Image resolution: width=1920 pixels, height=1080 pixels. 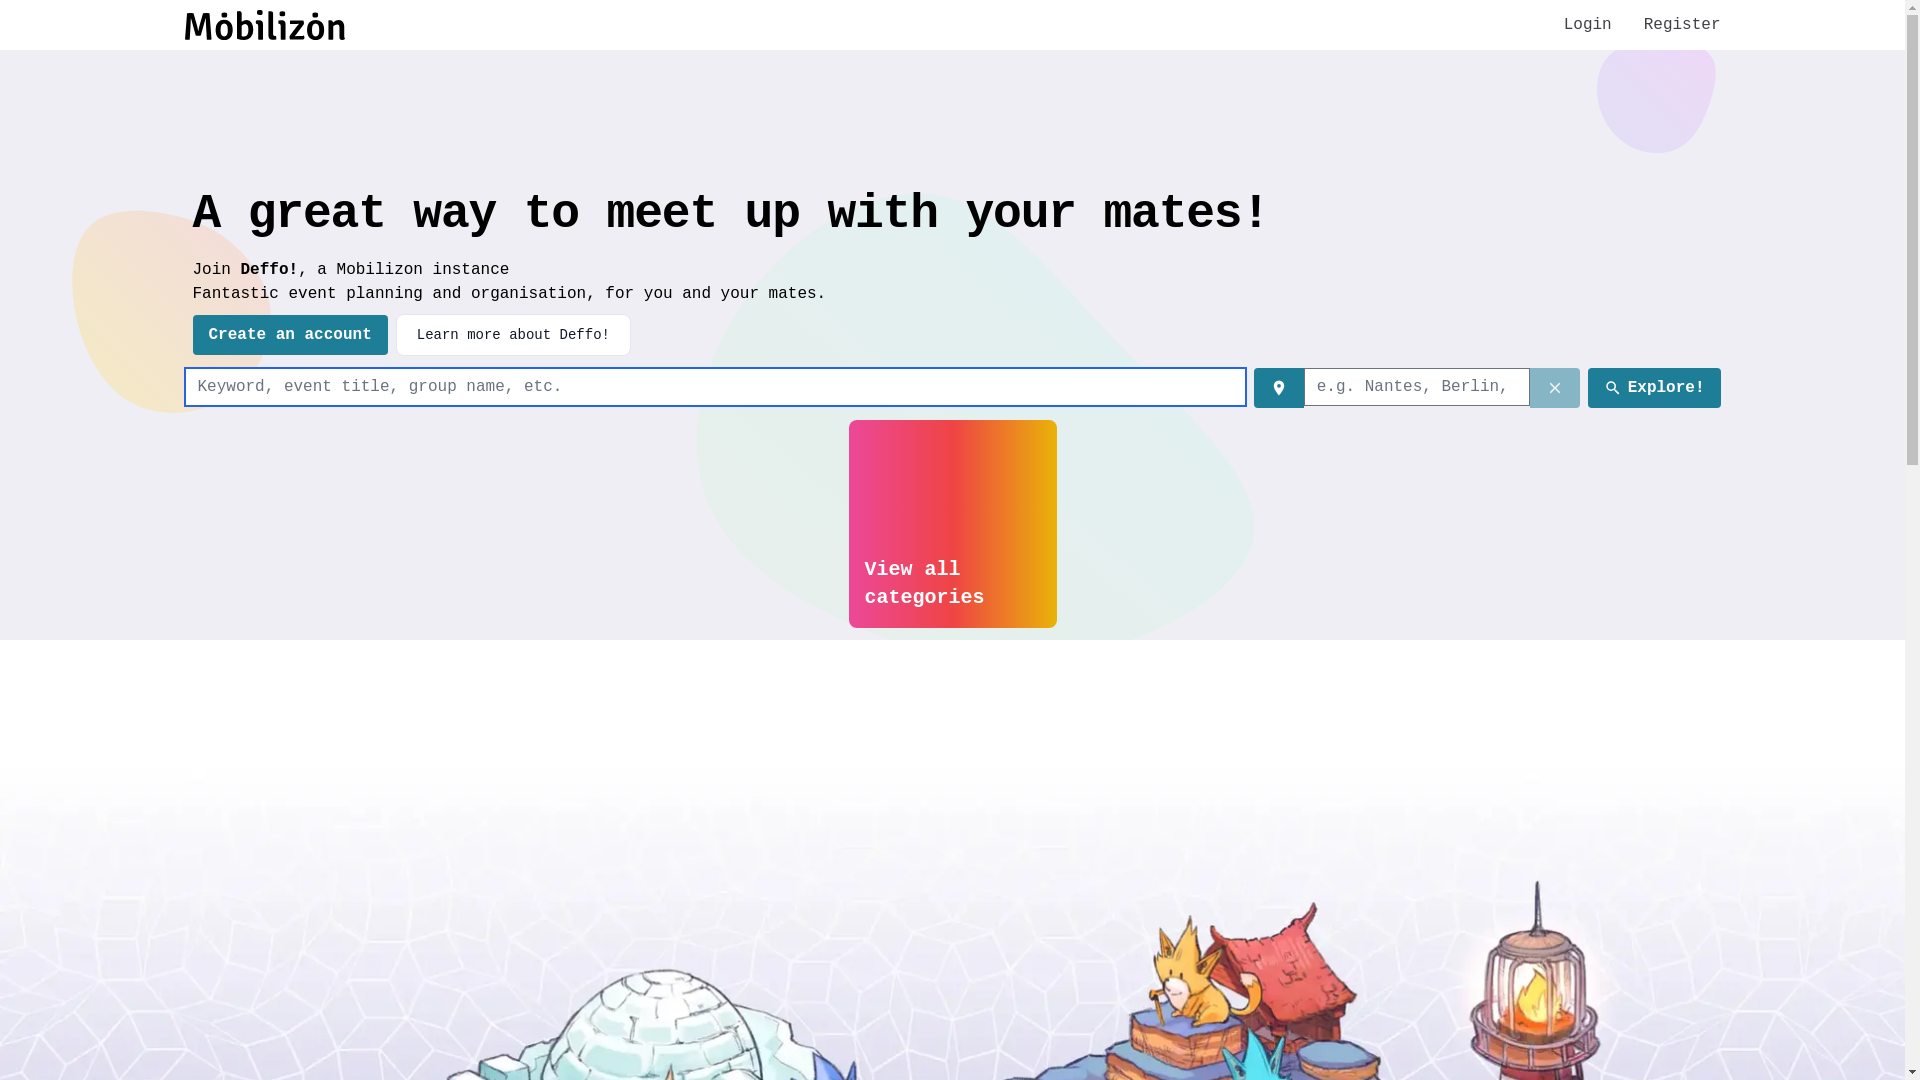 What do you see at coordinates (950, 523) in the screenshot?
I see `'View all categories'` at bounding box center [950, 523].